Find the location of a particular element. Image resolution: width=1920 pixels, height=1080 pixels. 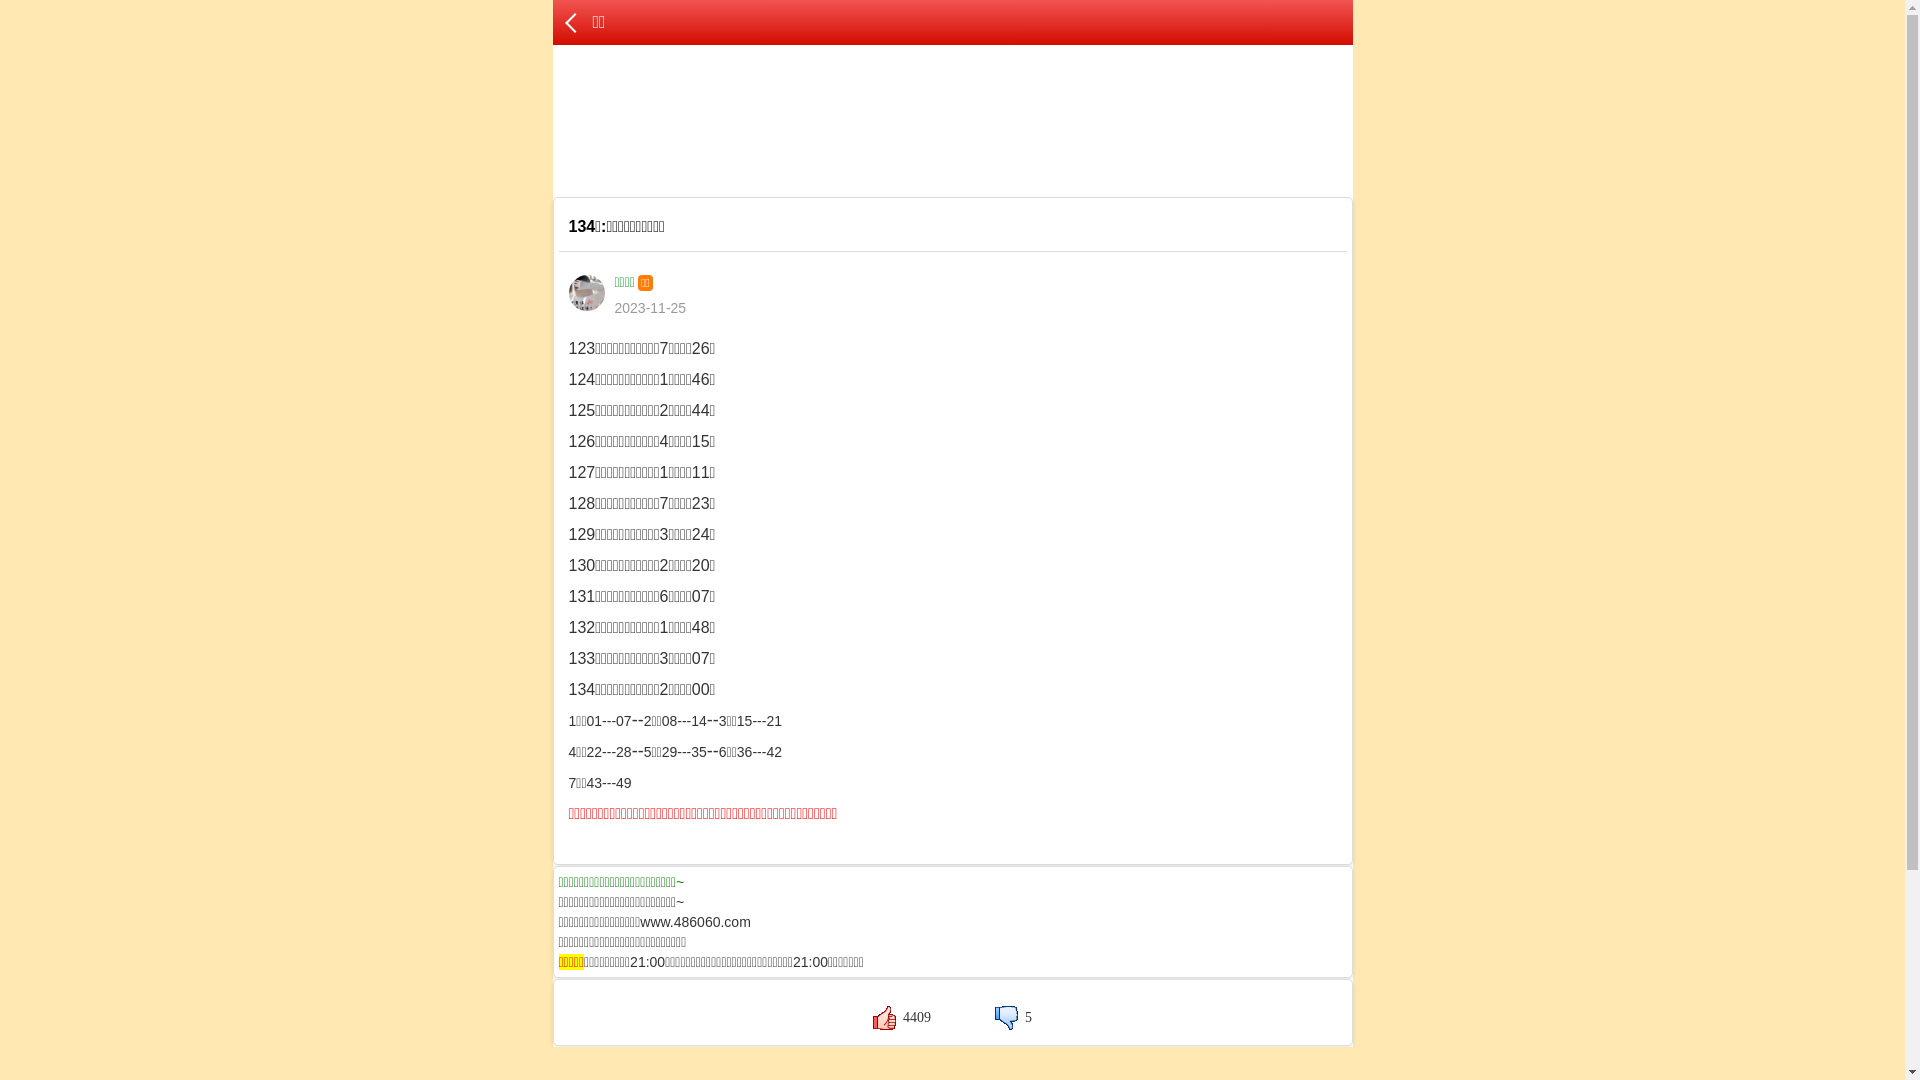

'4409' is located at coordinates (901, 1017).